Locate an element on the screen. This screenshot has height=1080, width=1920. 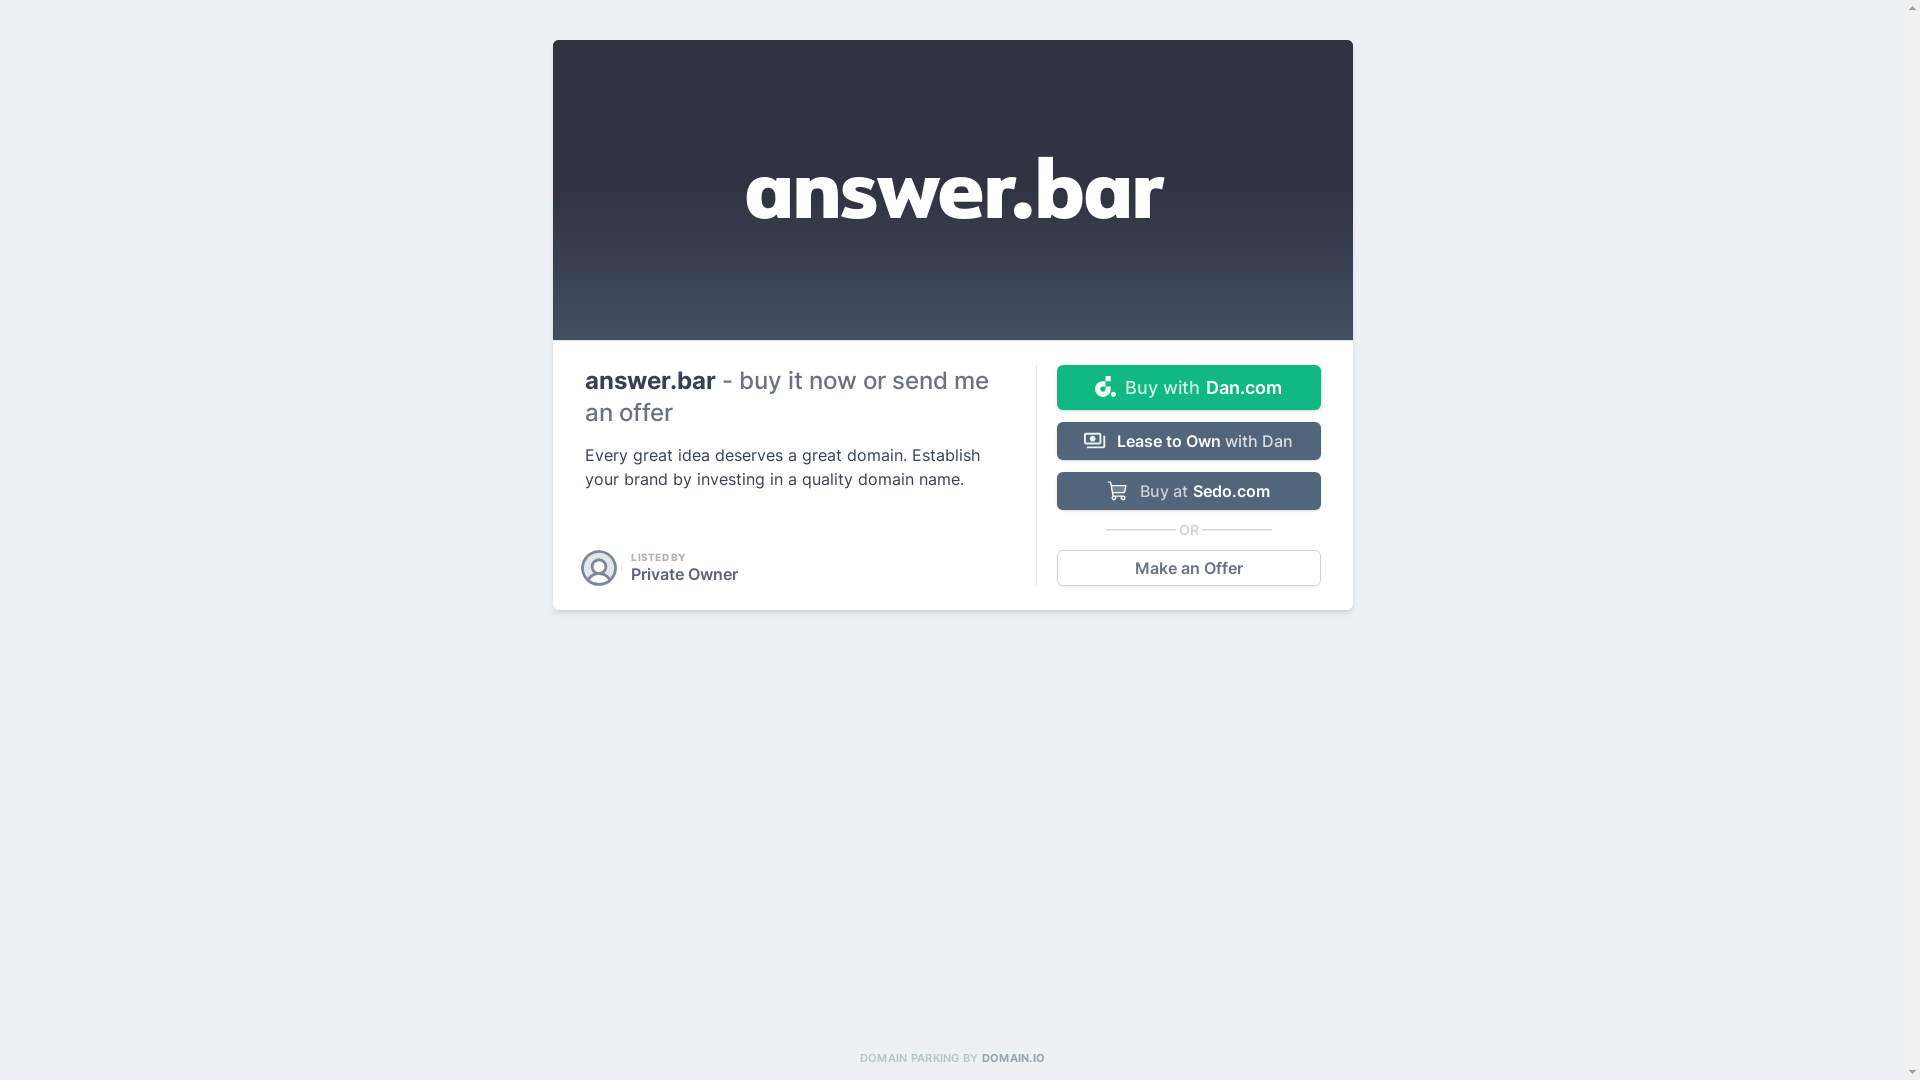
'Buy with Dan.com' is located at coordinates (1055, 387).